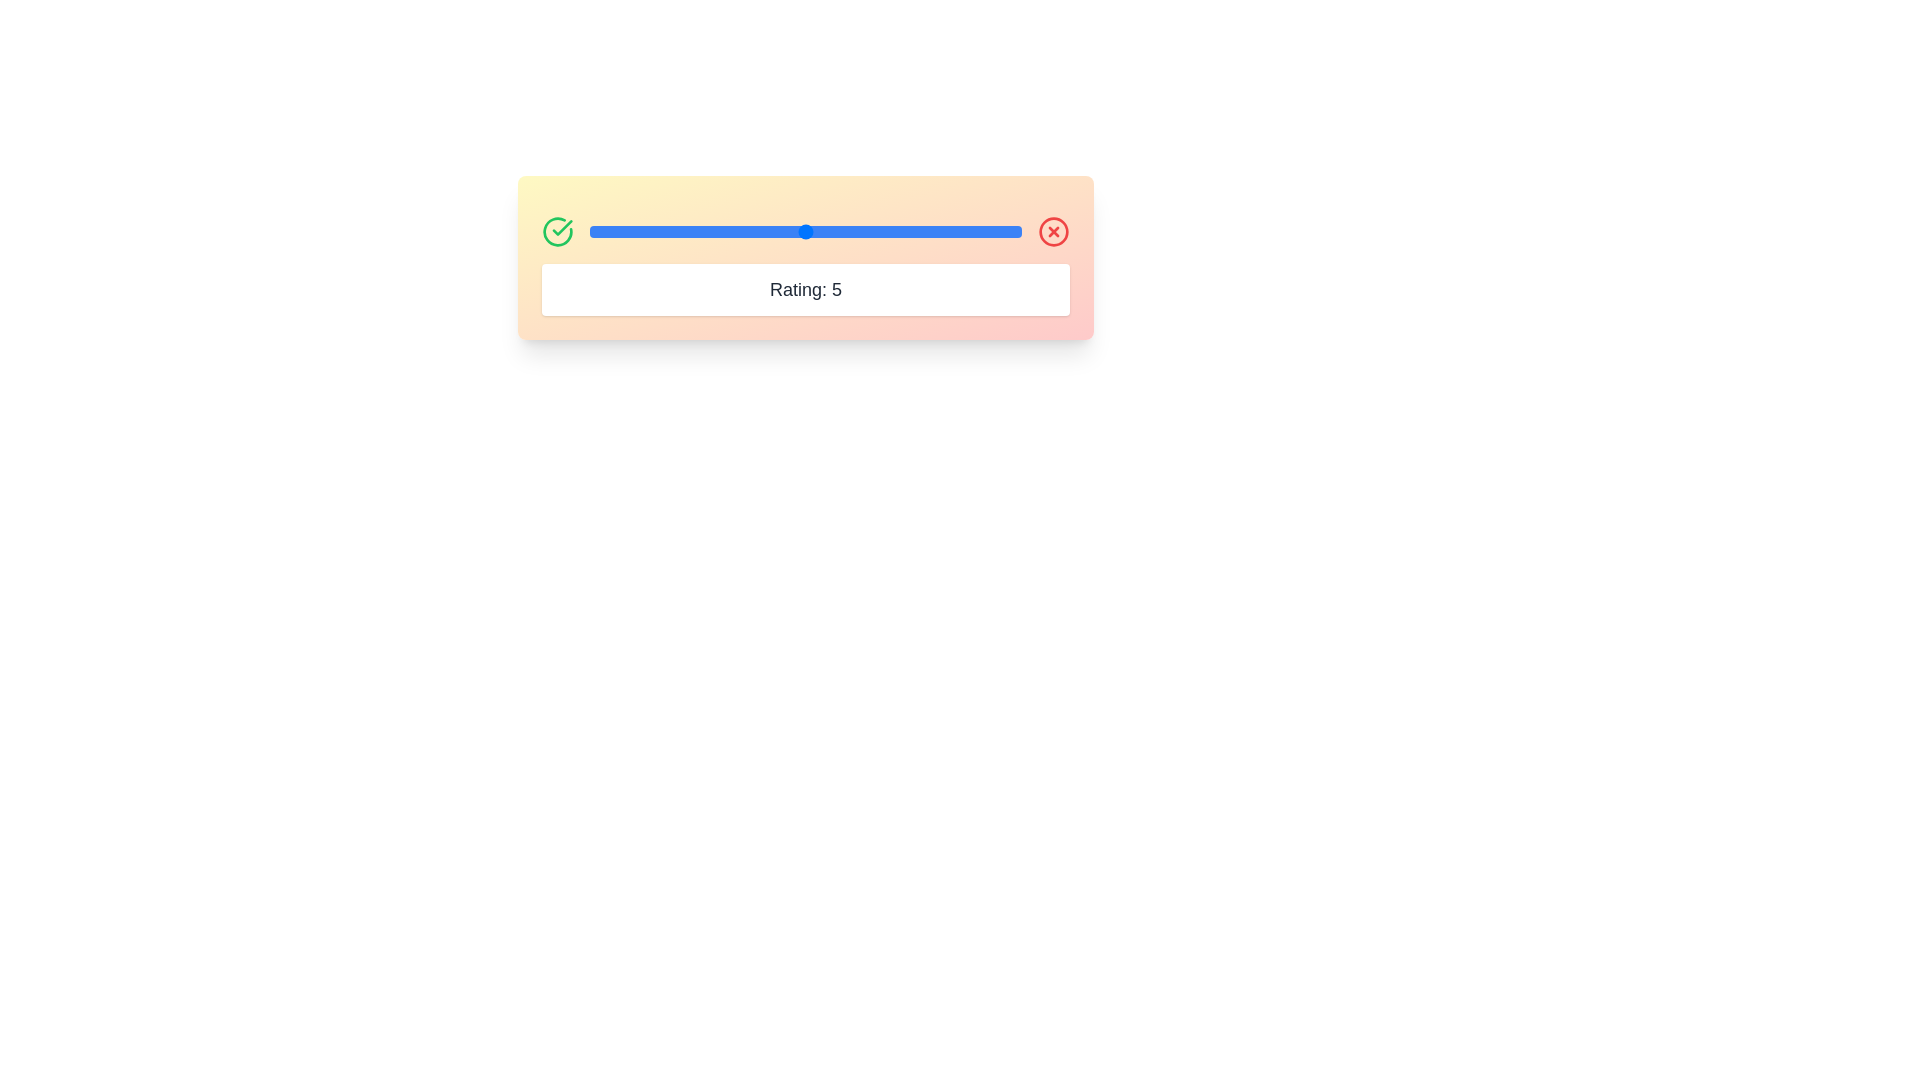  Describe the element at coordinates (849, 230) in the screenshot. I see `the slider value` at that location.